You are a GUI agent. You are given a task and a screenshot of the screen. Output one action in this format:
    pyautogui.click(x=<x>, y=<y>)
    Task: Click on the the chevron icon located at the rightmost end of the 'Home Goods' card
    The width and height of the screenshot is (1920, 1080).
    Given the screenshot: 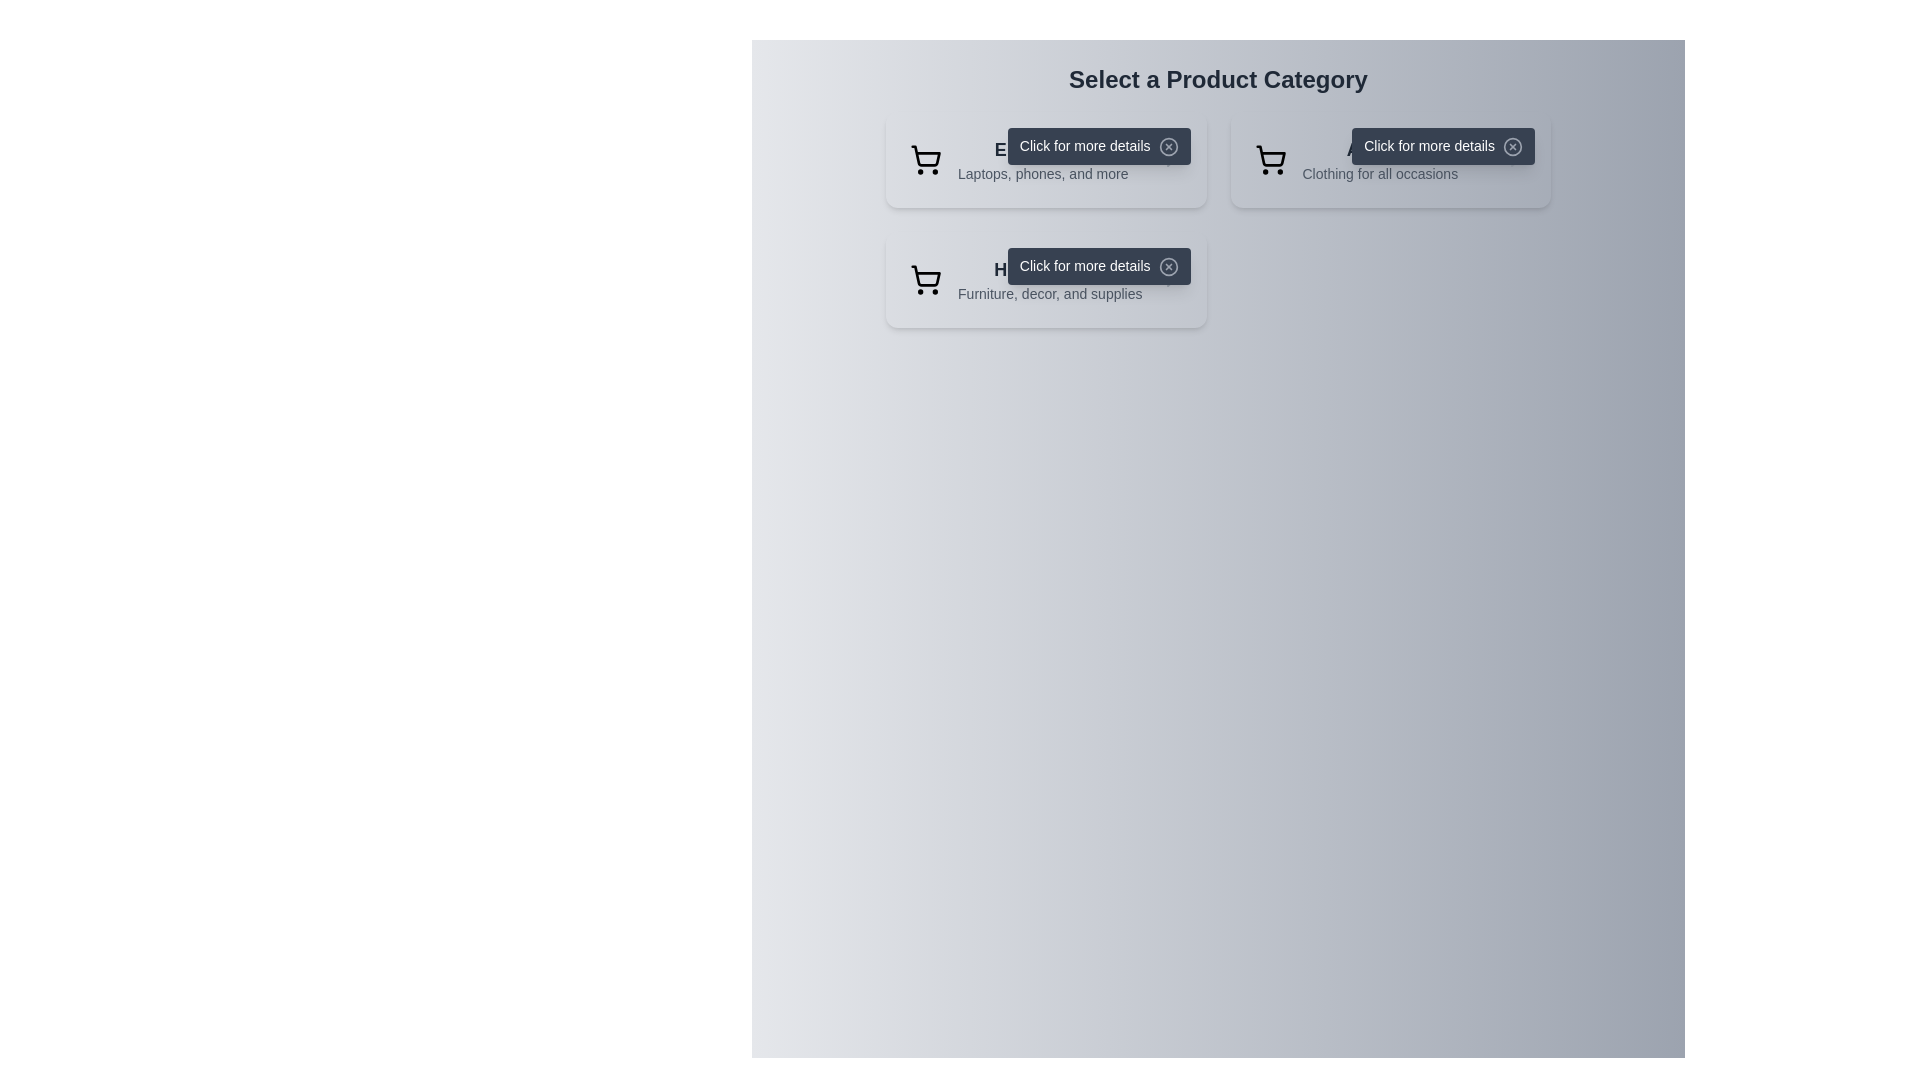 What is the action you would take?
    pyautogui.click(x=1170, y=280)
    